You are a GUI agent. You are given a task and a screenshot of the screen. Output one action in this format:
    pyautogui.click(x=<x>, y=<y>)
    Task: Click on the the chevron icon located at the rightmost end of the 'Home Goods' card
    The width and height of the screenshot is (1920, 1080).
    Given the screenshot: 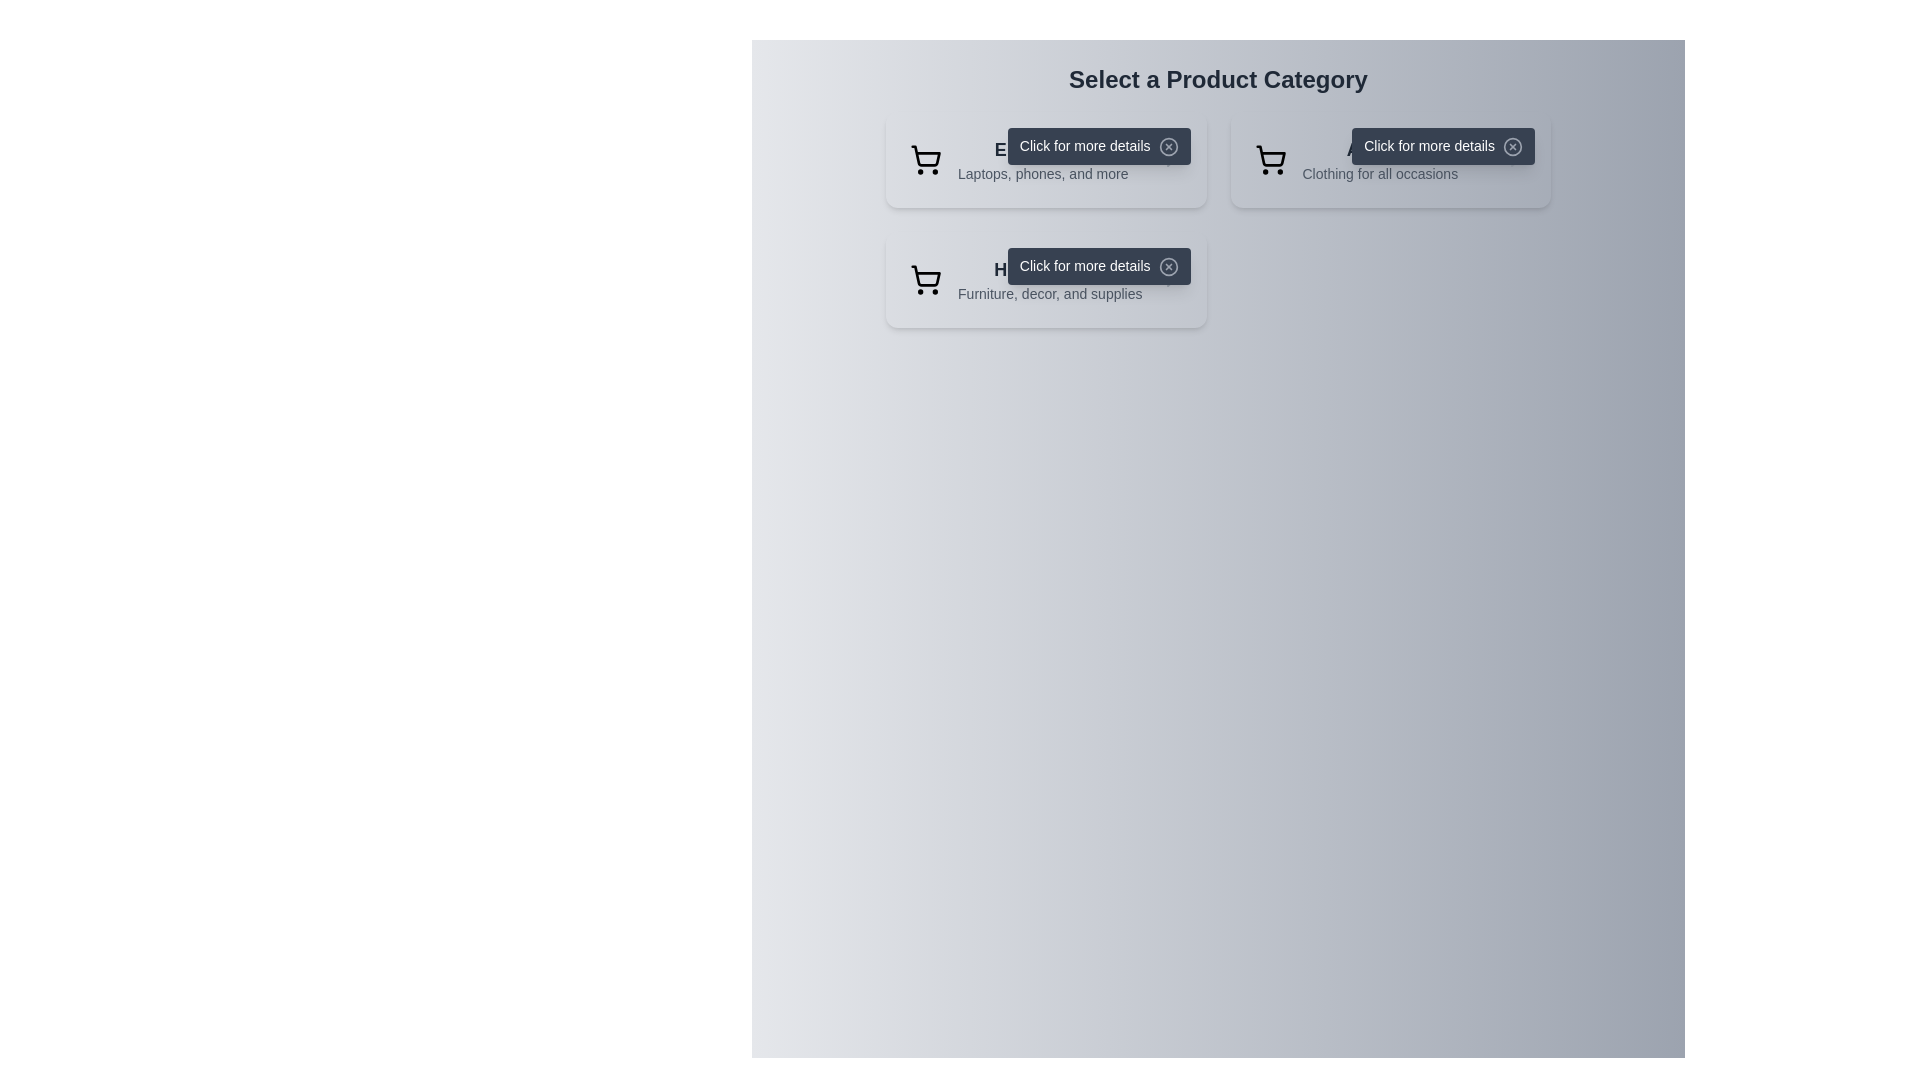 What is the action you would take?
    pyautogui.click(x=1170, y=280)
    